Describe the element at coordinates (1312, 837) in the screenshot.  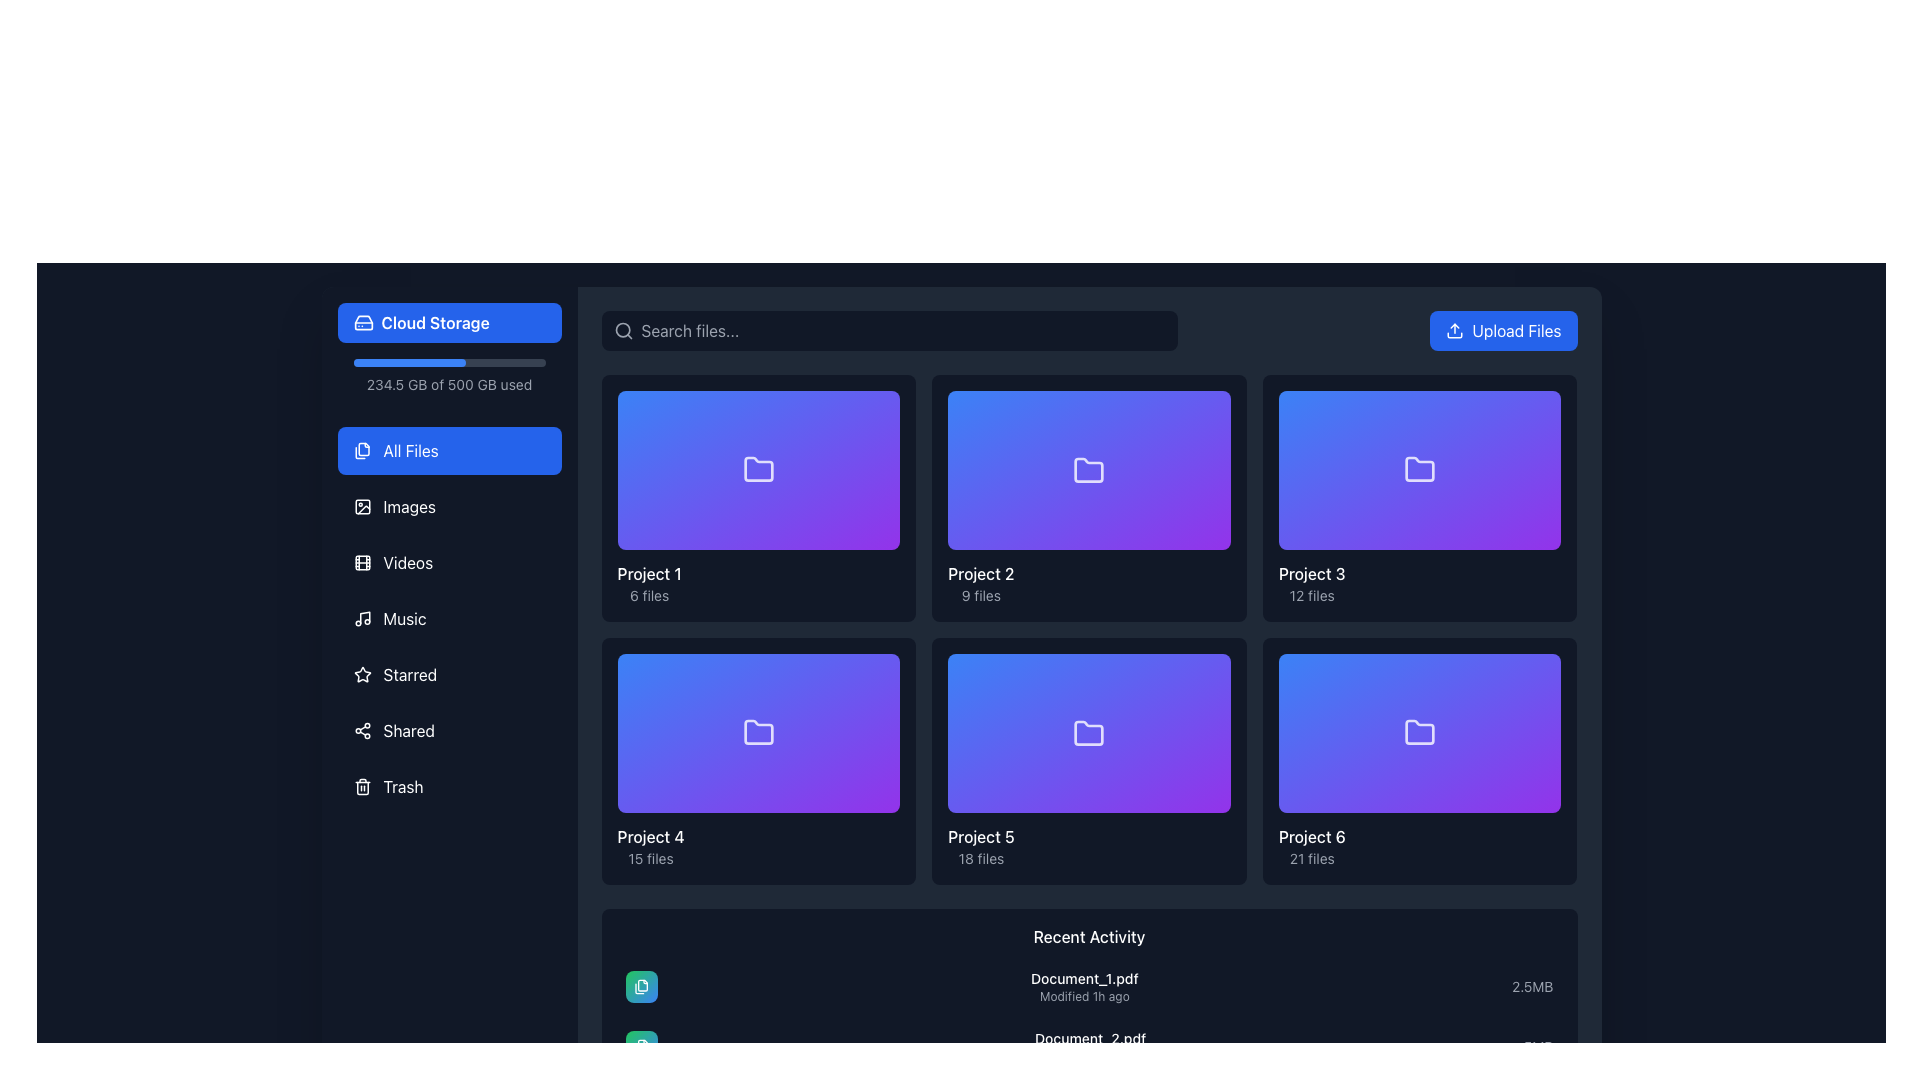
I see `static text label that serves as the title for Project 6, located in the bottom row, rightmost column of the grid layout` at that location.